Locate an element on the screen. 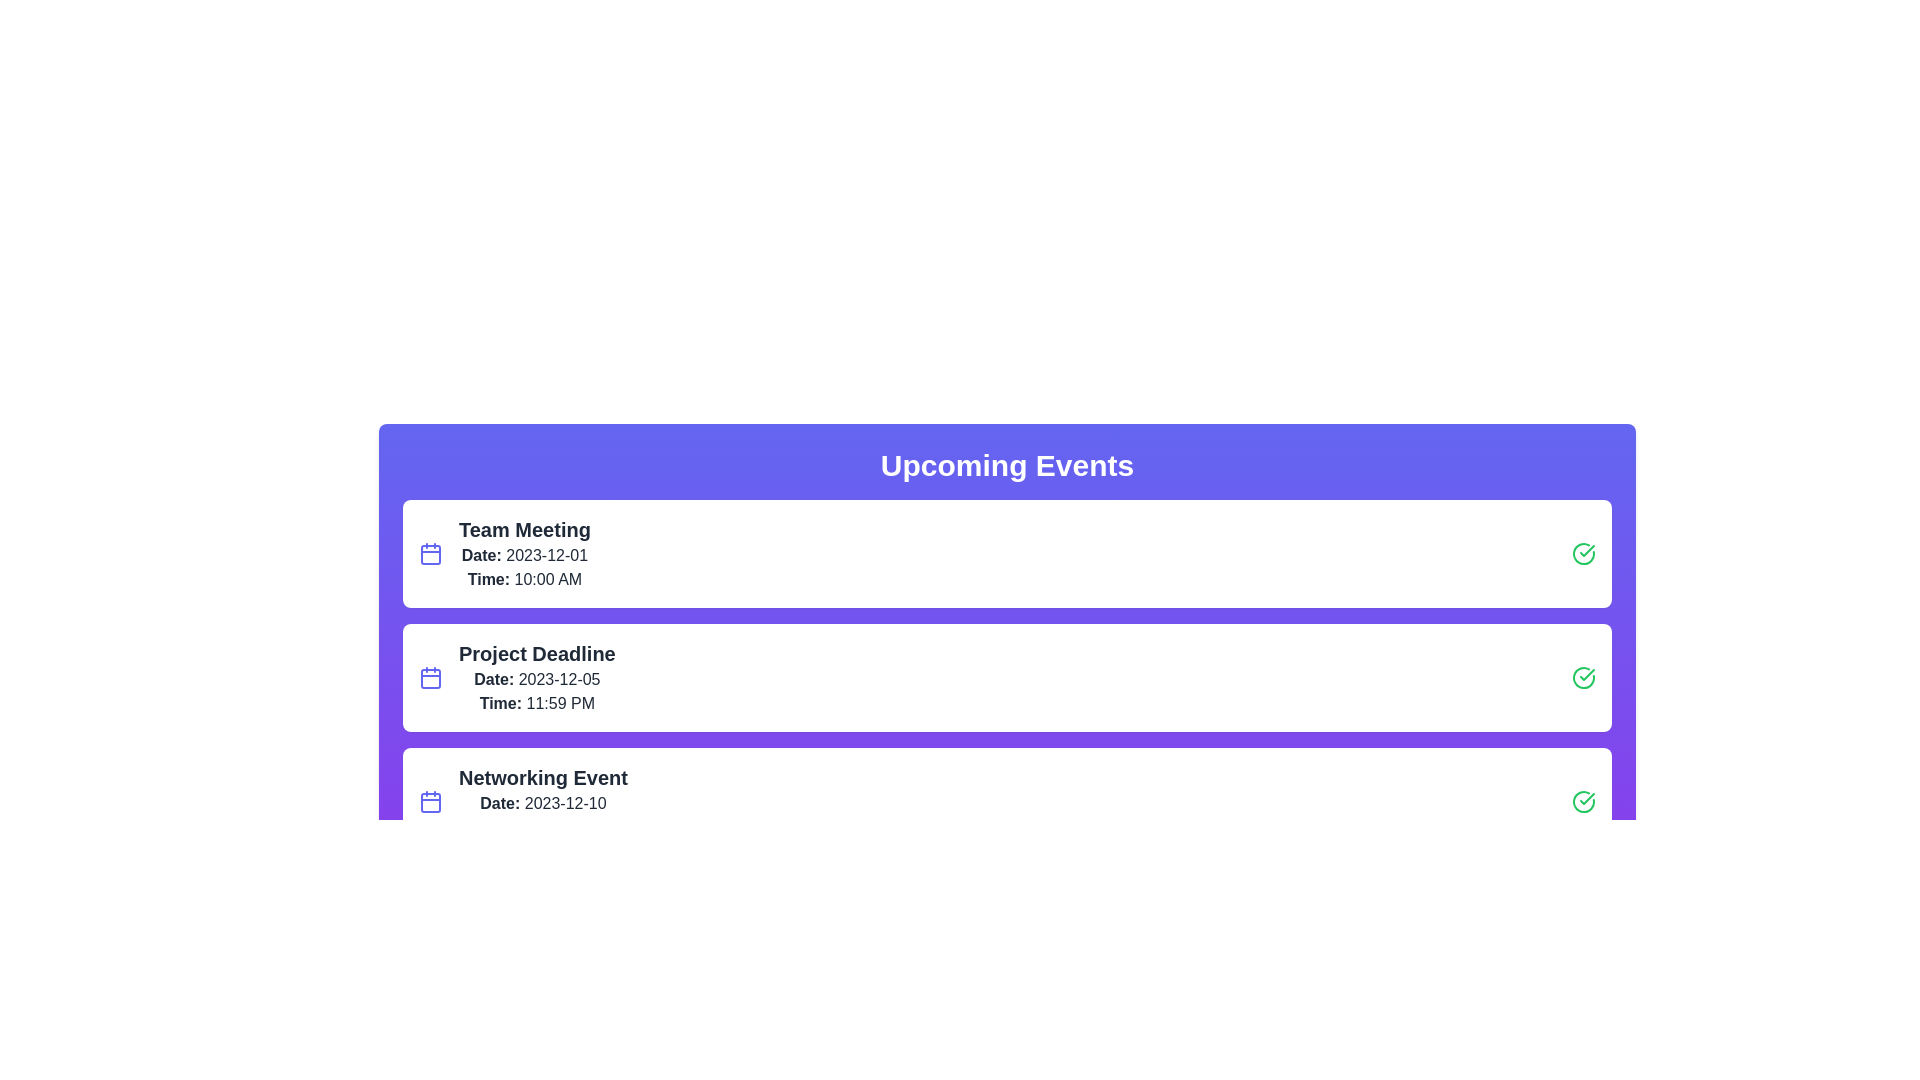 The width and height of the screenshot is (1920, 1080). the calendar icon segment in the third row associated with 'Networking Event' is located at coordinates (430, 801).